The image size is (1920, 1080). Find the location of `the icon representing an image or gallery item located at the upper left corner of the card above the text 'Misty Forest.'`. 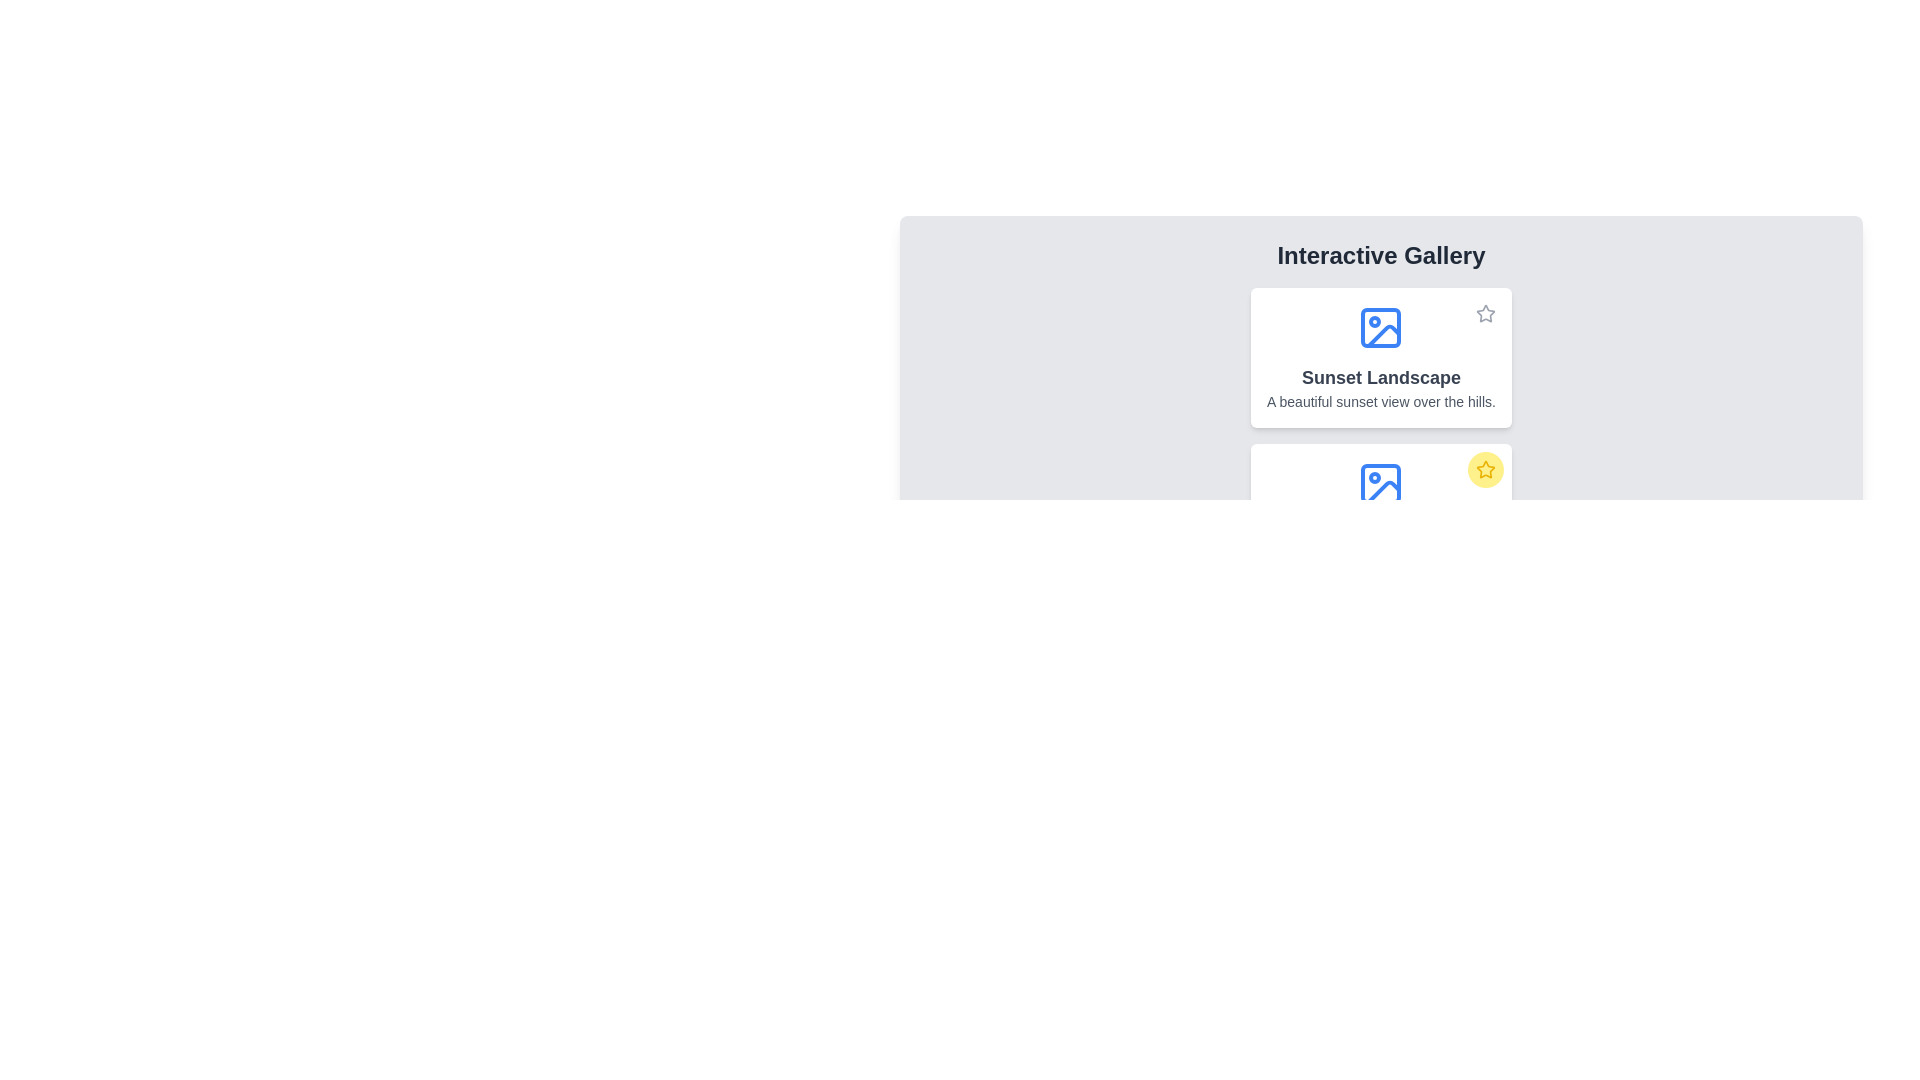

the icon representing an image or gallery item located at the upper left corner of the card above the text 'Misty Forest.' is located at coordinates (1380, 483).